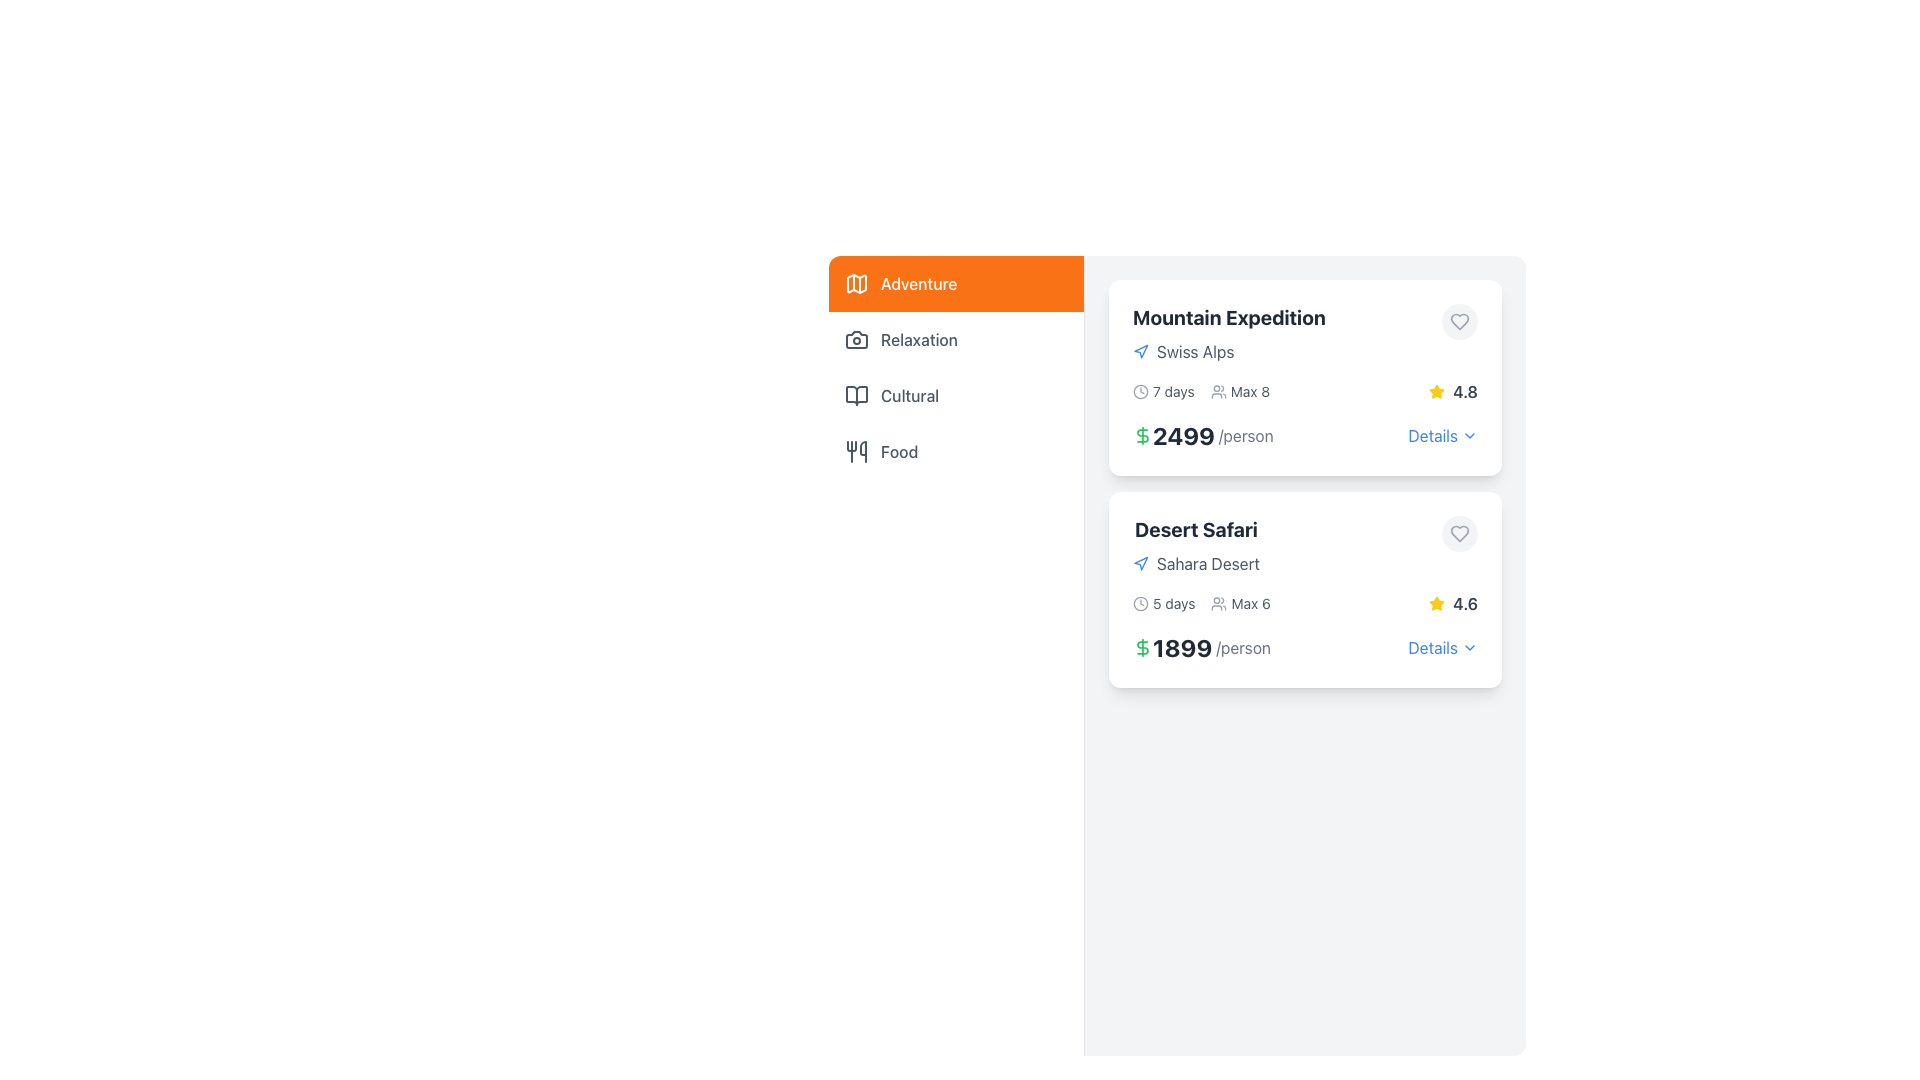  What do you see at coordinates (1245, 434) in the screenshot?
I see `the text label that indicates the price is for a single person, located to the right of the '2499' price in the first card under 'Mountain Expedition'` at bounding box center [1245, 434].